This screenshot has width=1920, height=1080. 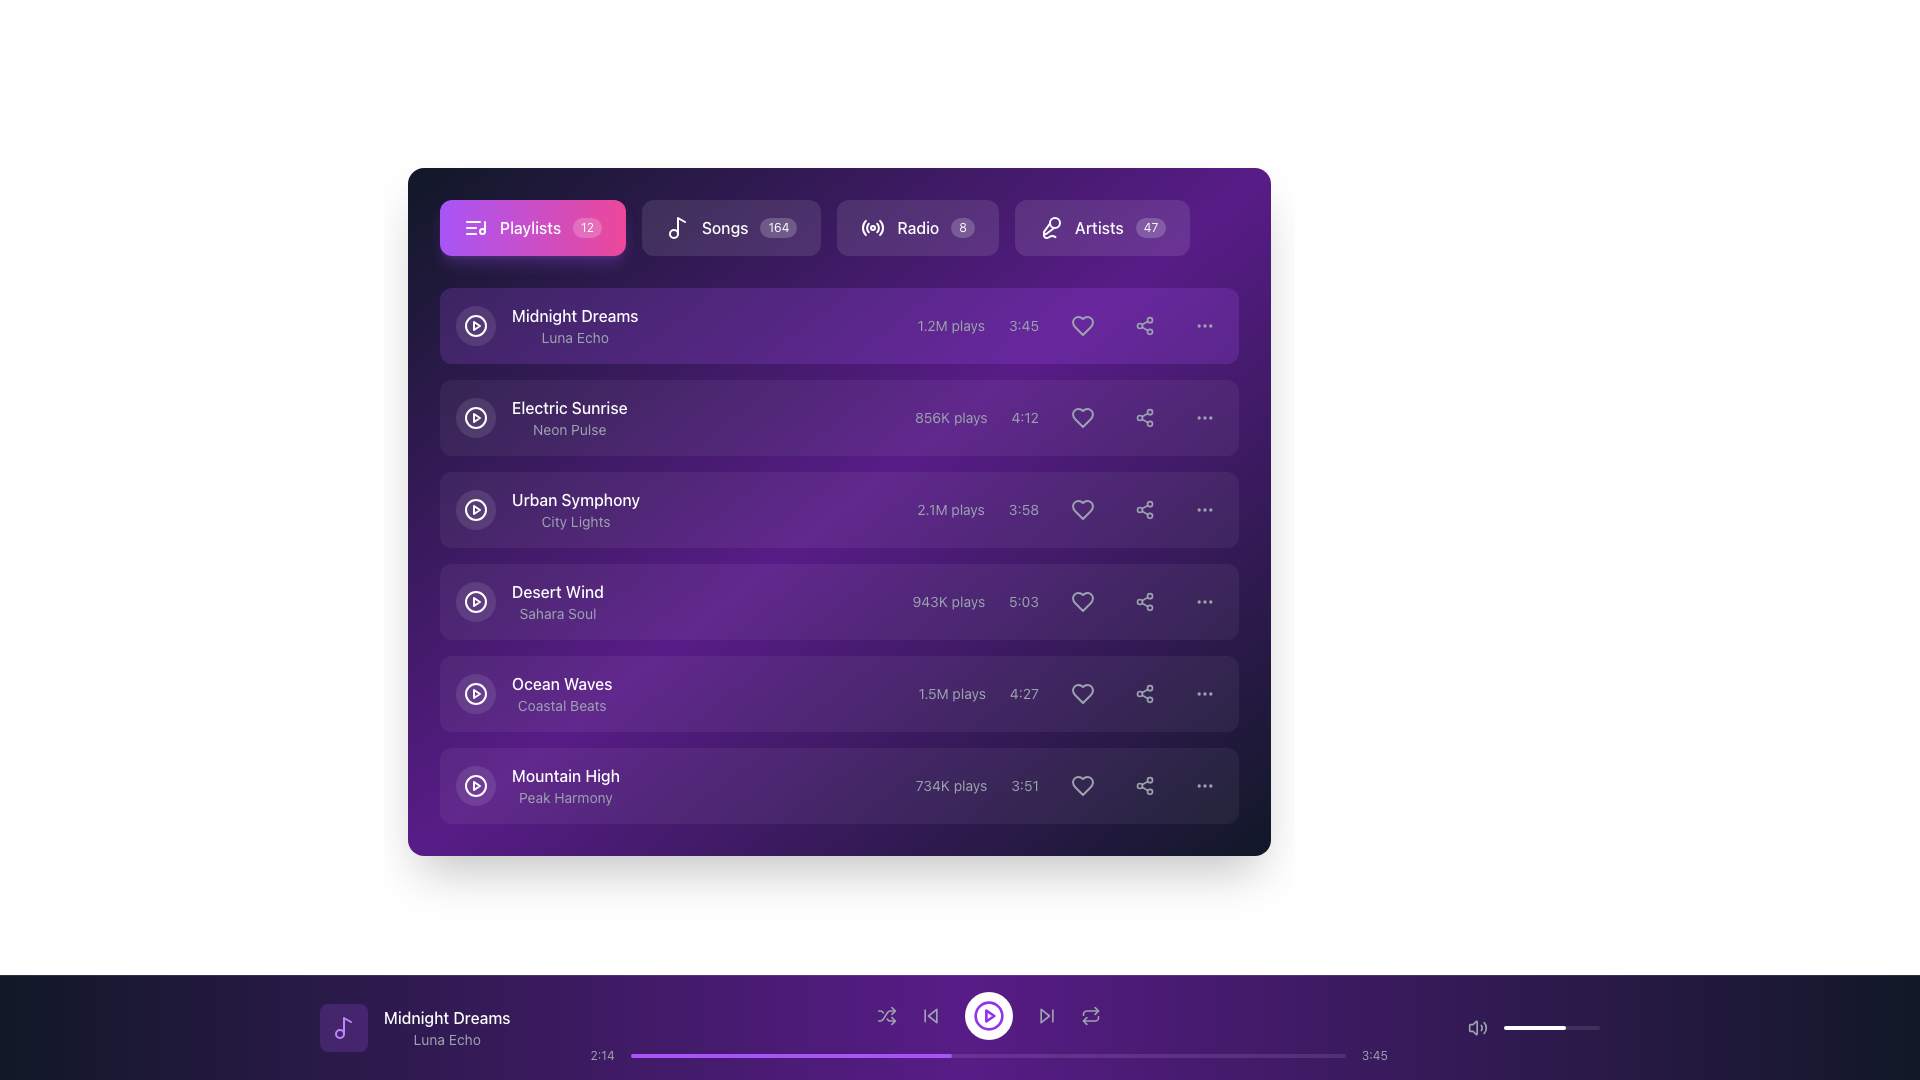 I want to click on the 'Radio' navigation button icon, which serves as a visual indicator for radio features within the application, located in the top horizontal menu bar, so click(x=873, y=226).